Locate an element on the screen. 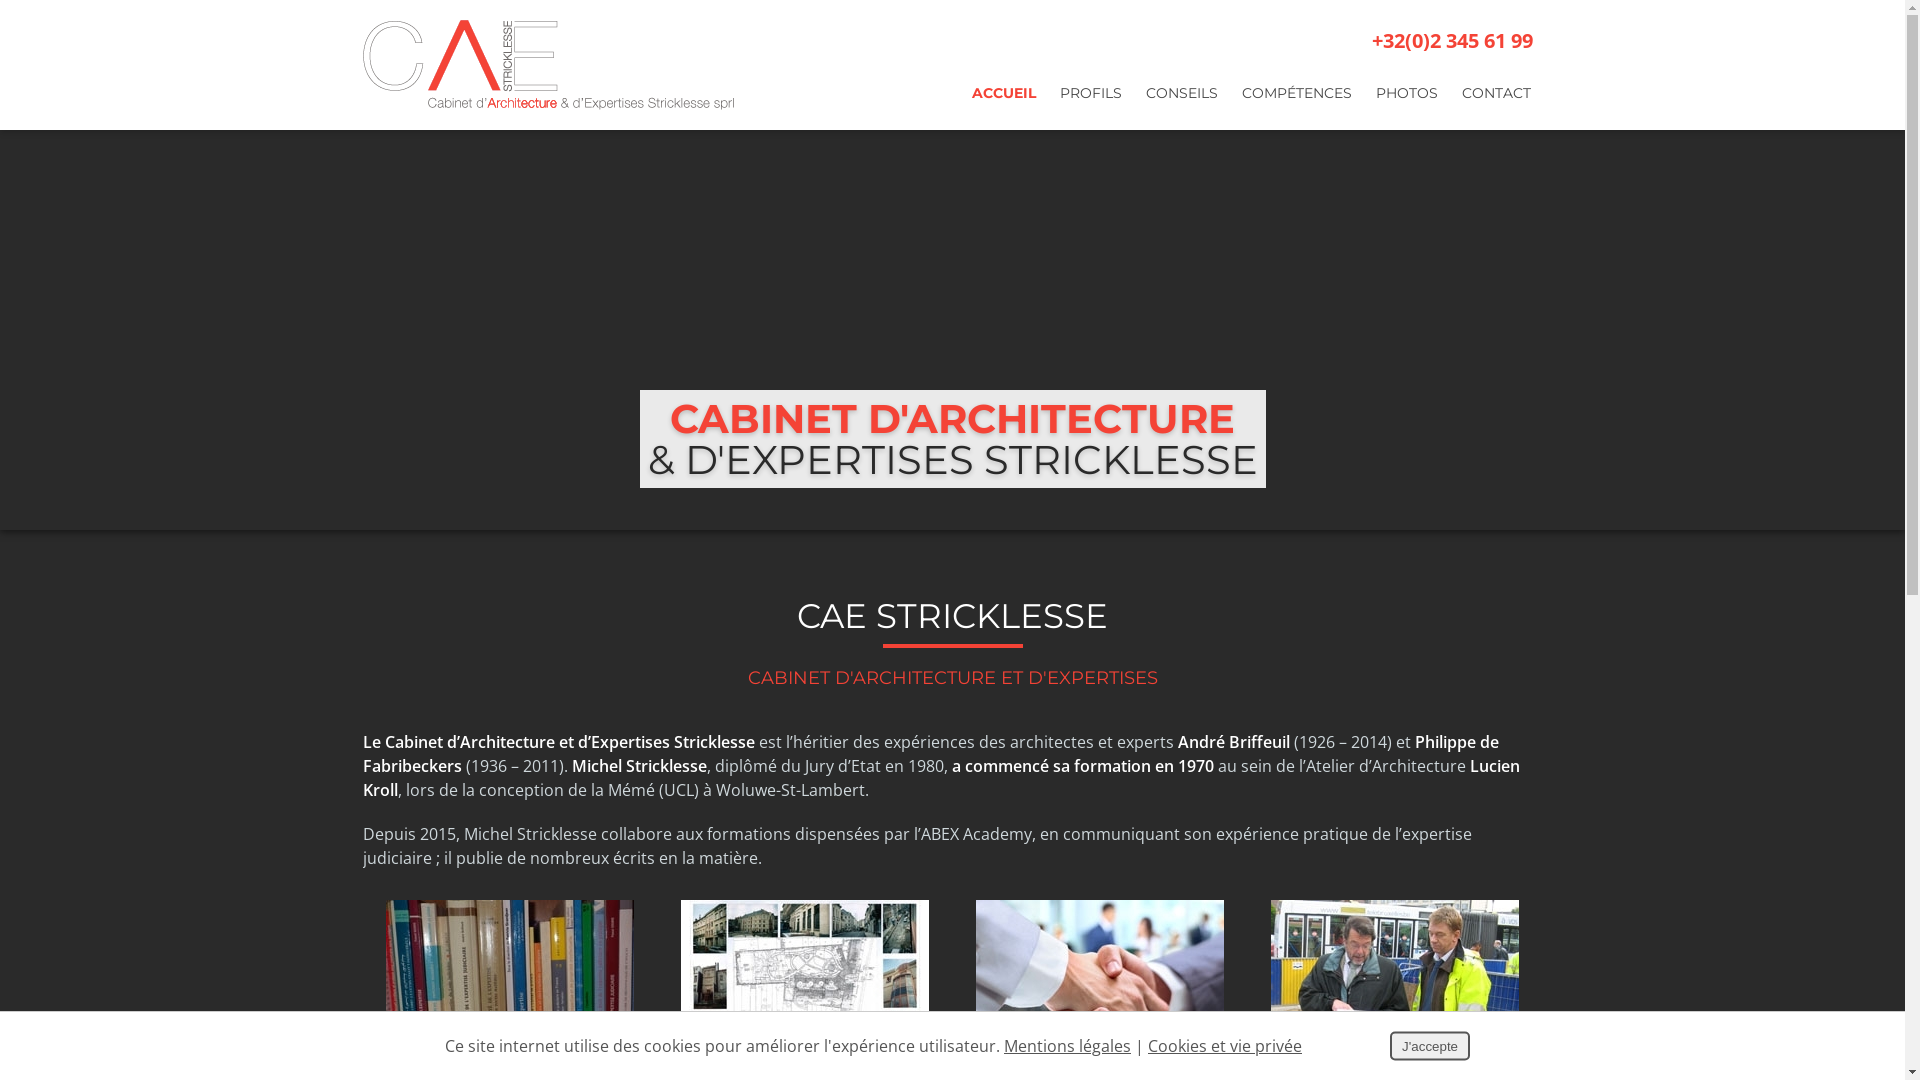 Image resolution: width=1920 pixels, height=1080 pixels. 'ACCUEIL' is located at coordinates (1003, 97).